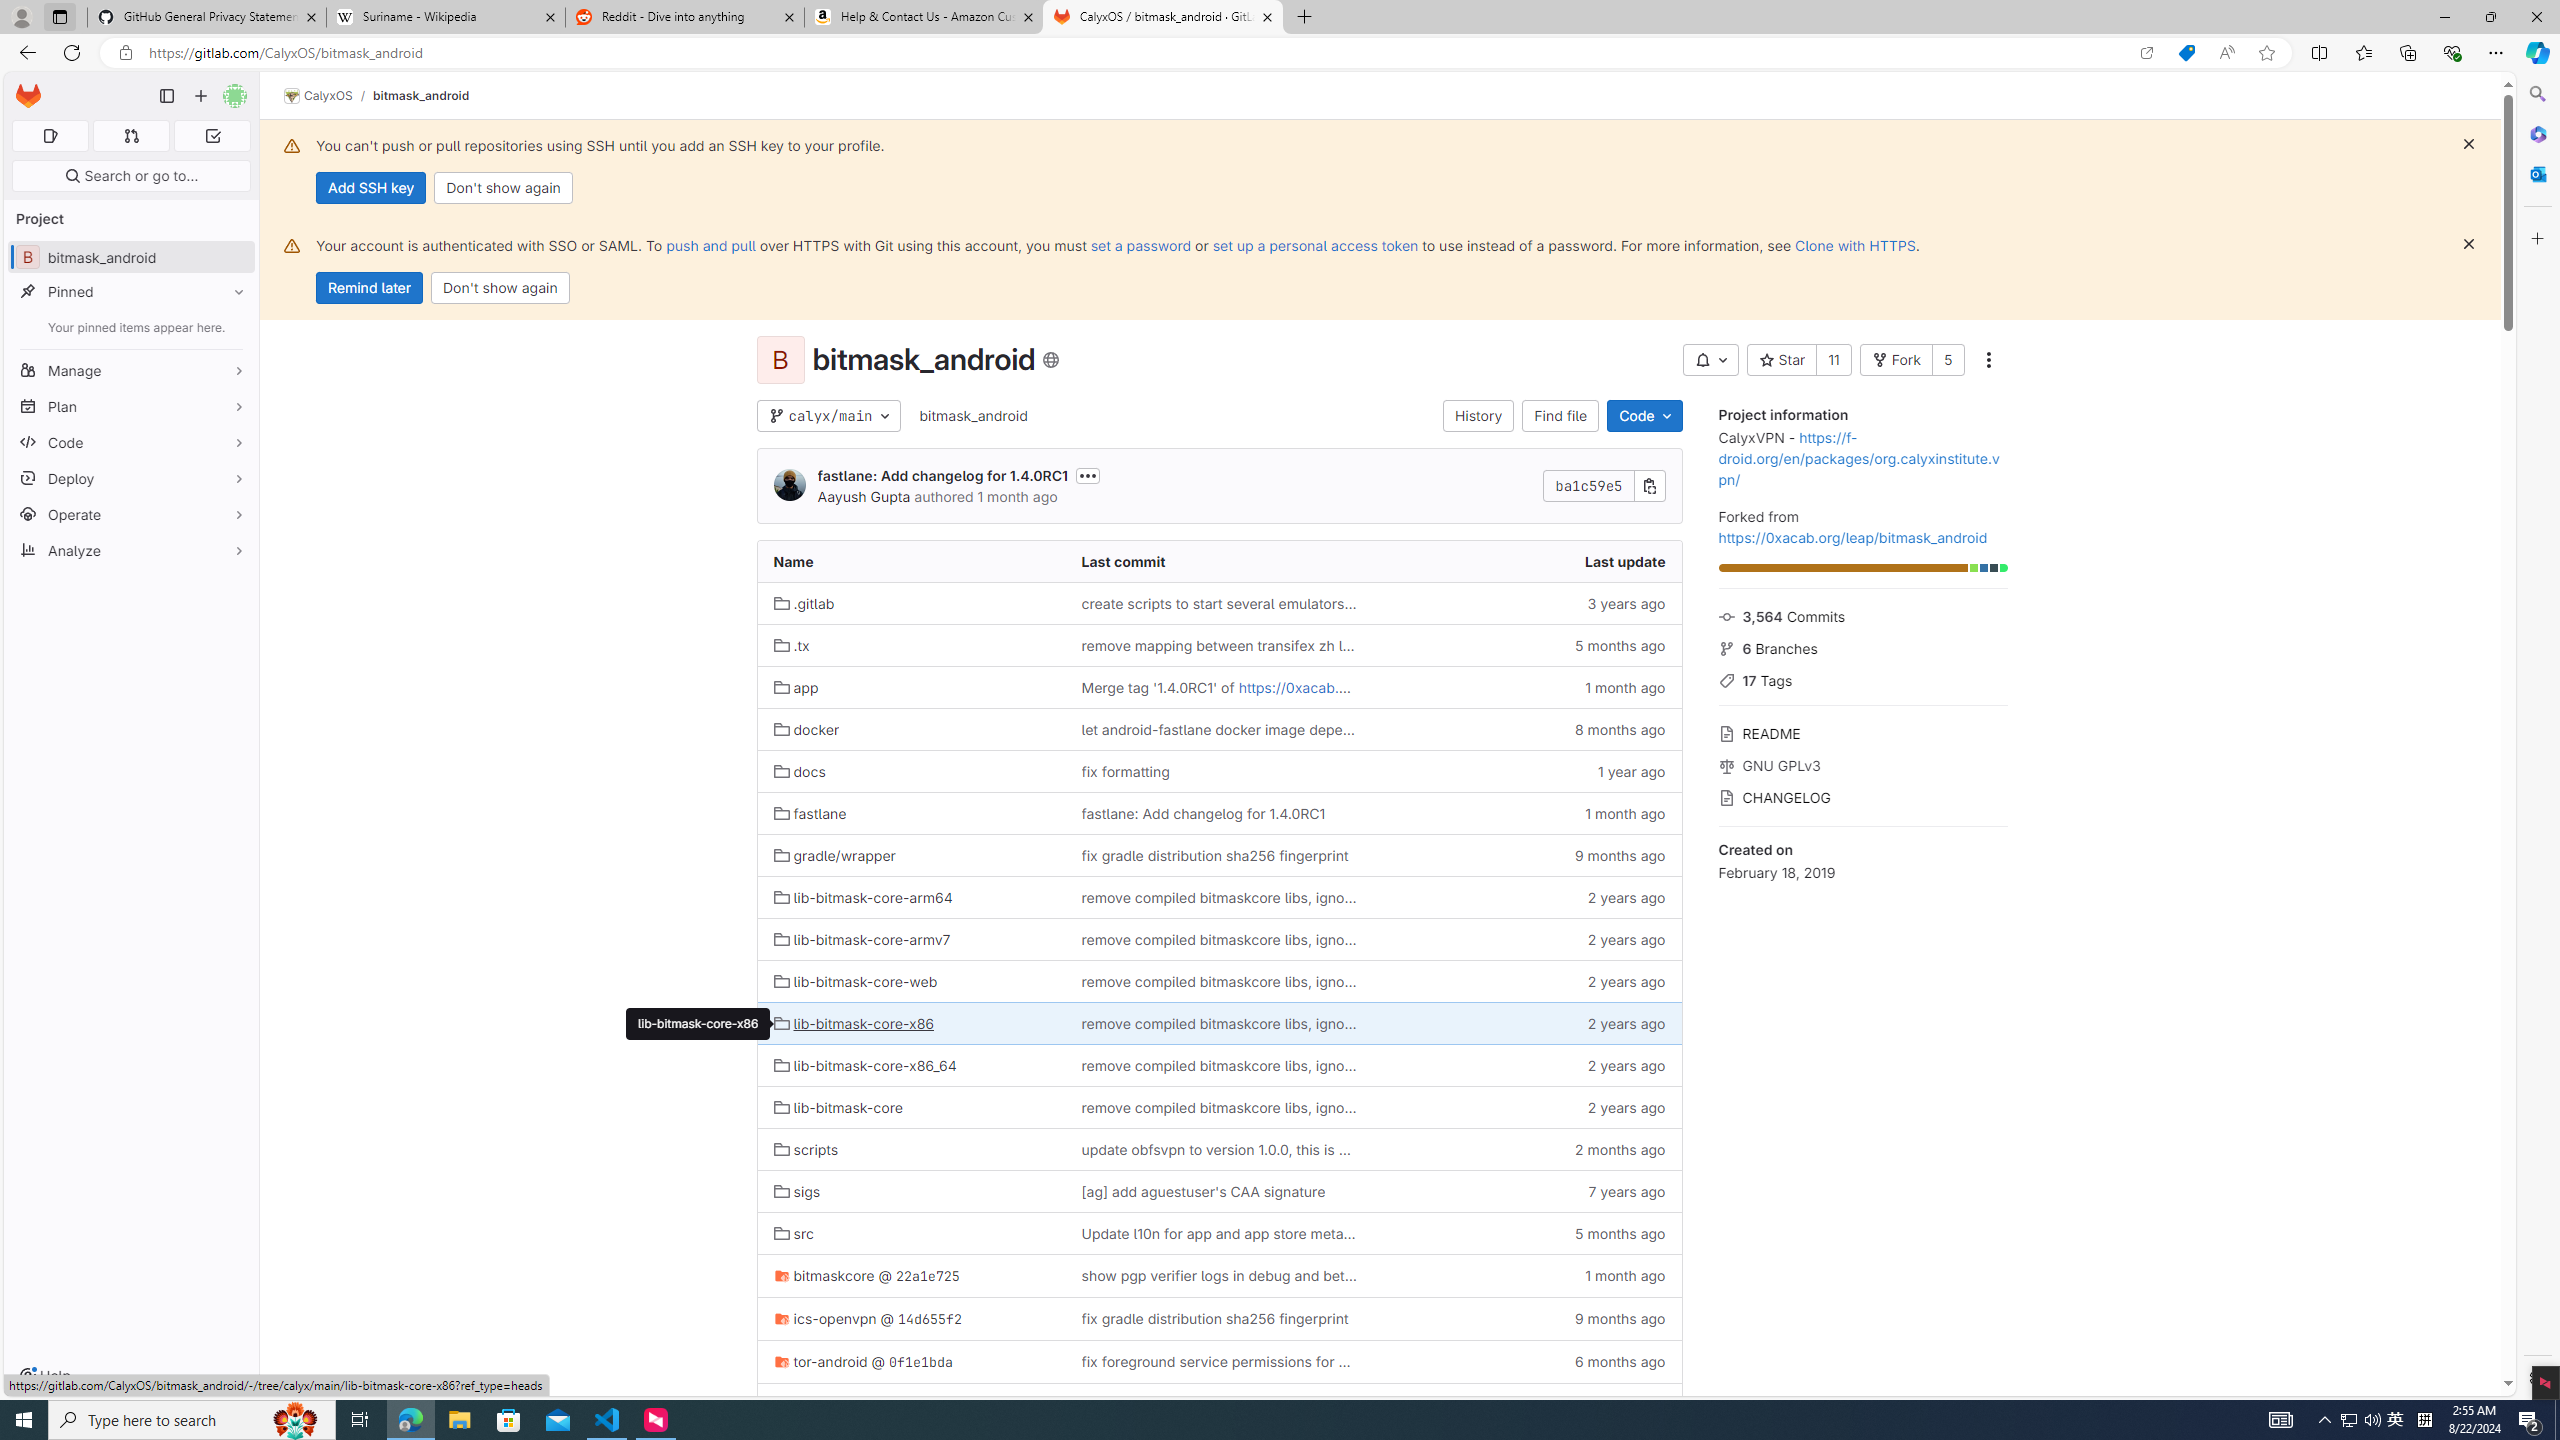 This screenshot has width=2560, height=1440. Describe the element at coordinates (806, 1148) in the screenshot. I see `'scripts'` at that location.